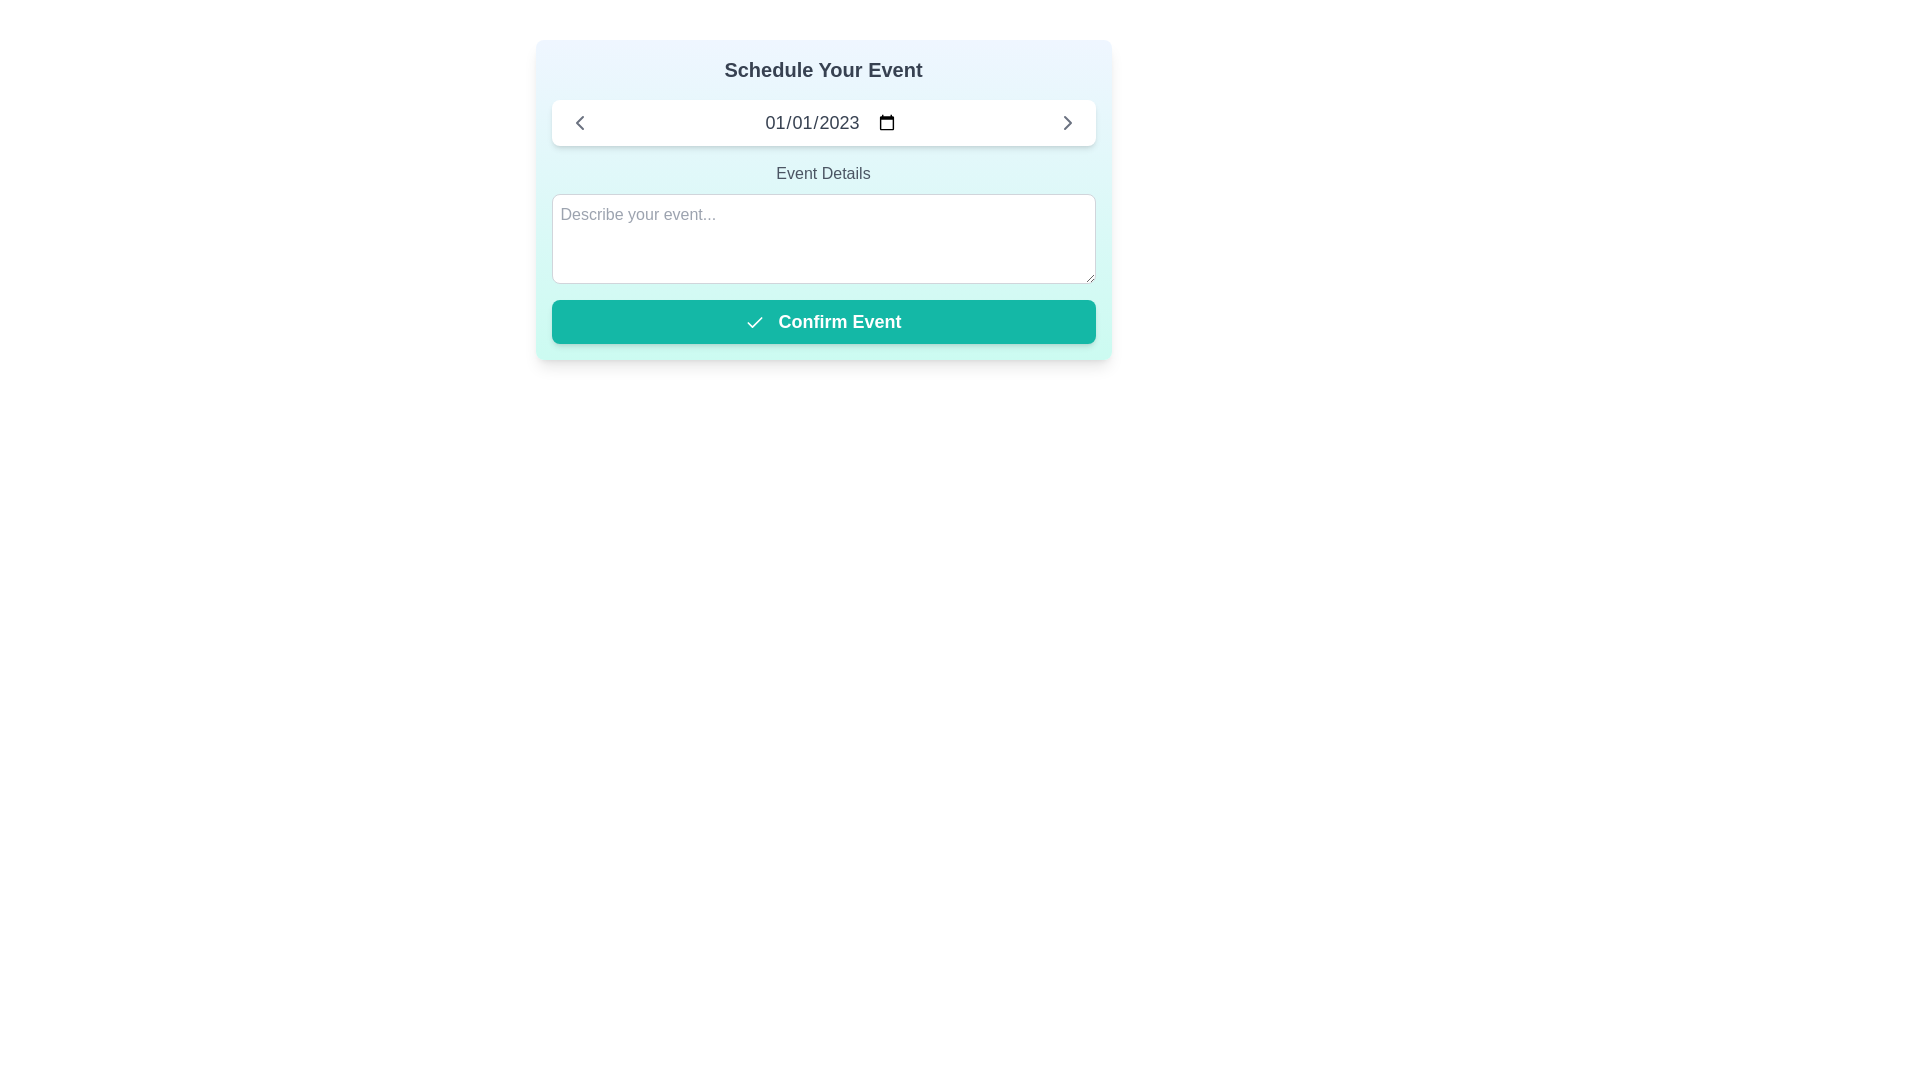 This screenshot has width=1920, height=1080. Describe the element at coordinates (1066, 123) in the screenshot. I see `the vector icon located at the far right of the rectangular field containing the date '01/01/2023'` at that location.